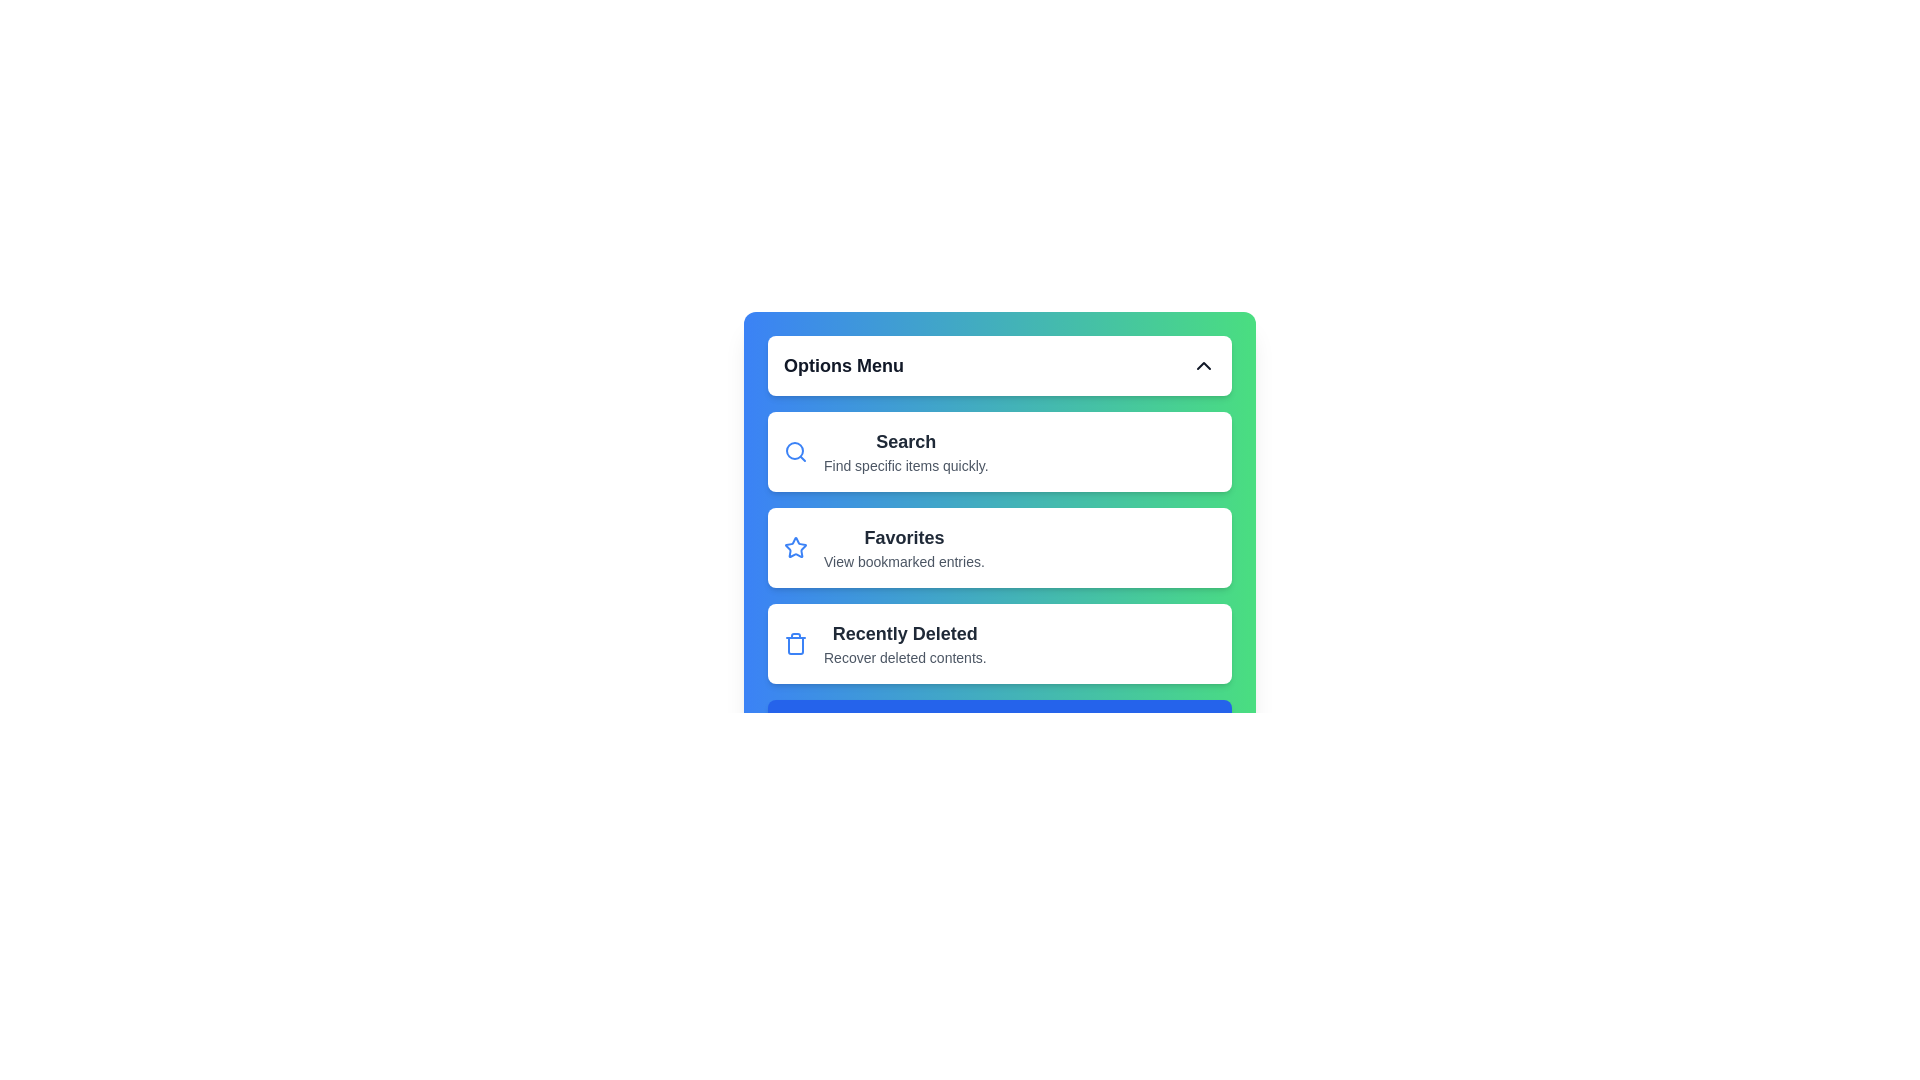 This screenshot has width=1920, height=1080. I want to click on the Label with description text that reads 'Favorites' and 'View bookmarked entries.' centrally located in the second card of the options list, so click(903, 547).